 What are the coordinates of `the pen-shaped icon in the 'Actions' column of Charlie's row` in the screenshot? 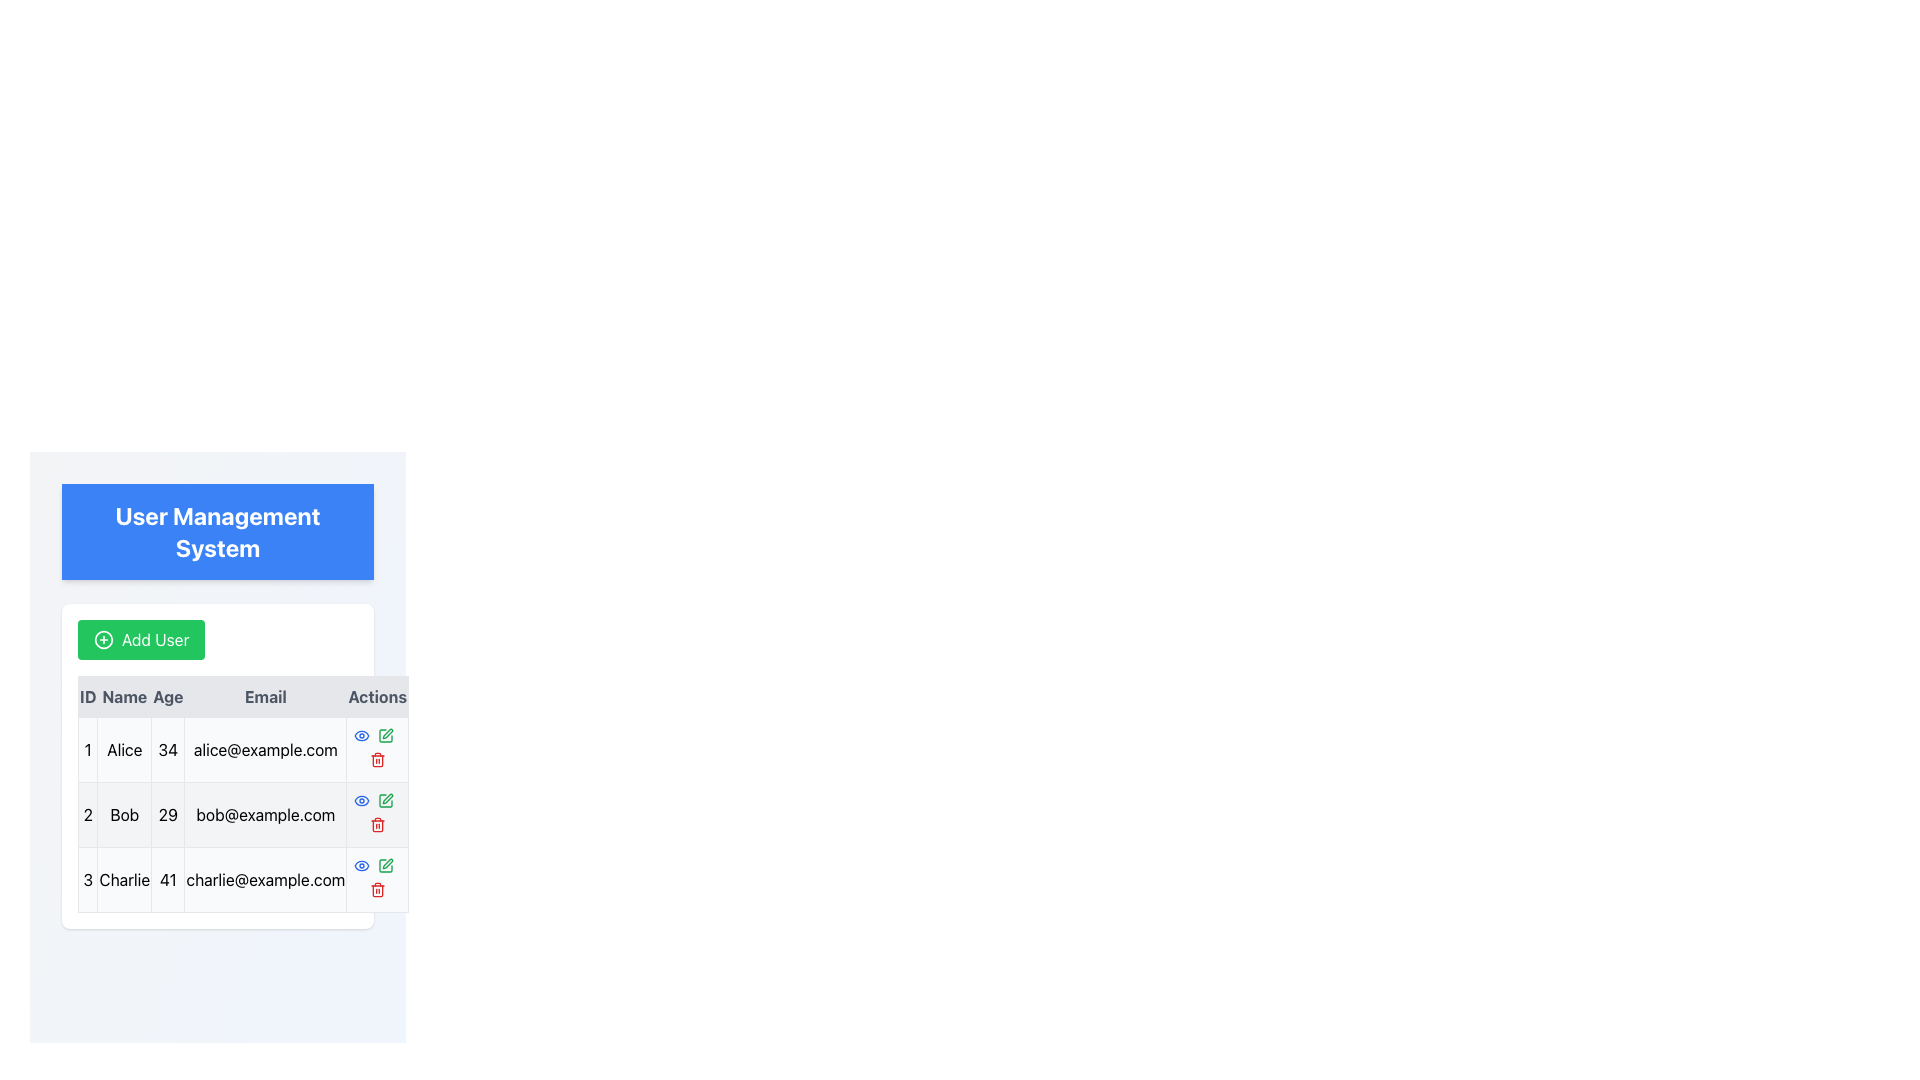 It's located at (385, 736).